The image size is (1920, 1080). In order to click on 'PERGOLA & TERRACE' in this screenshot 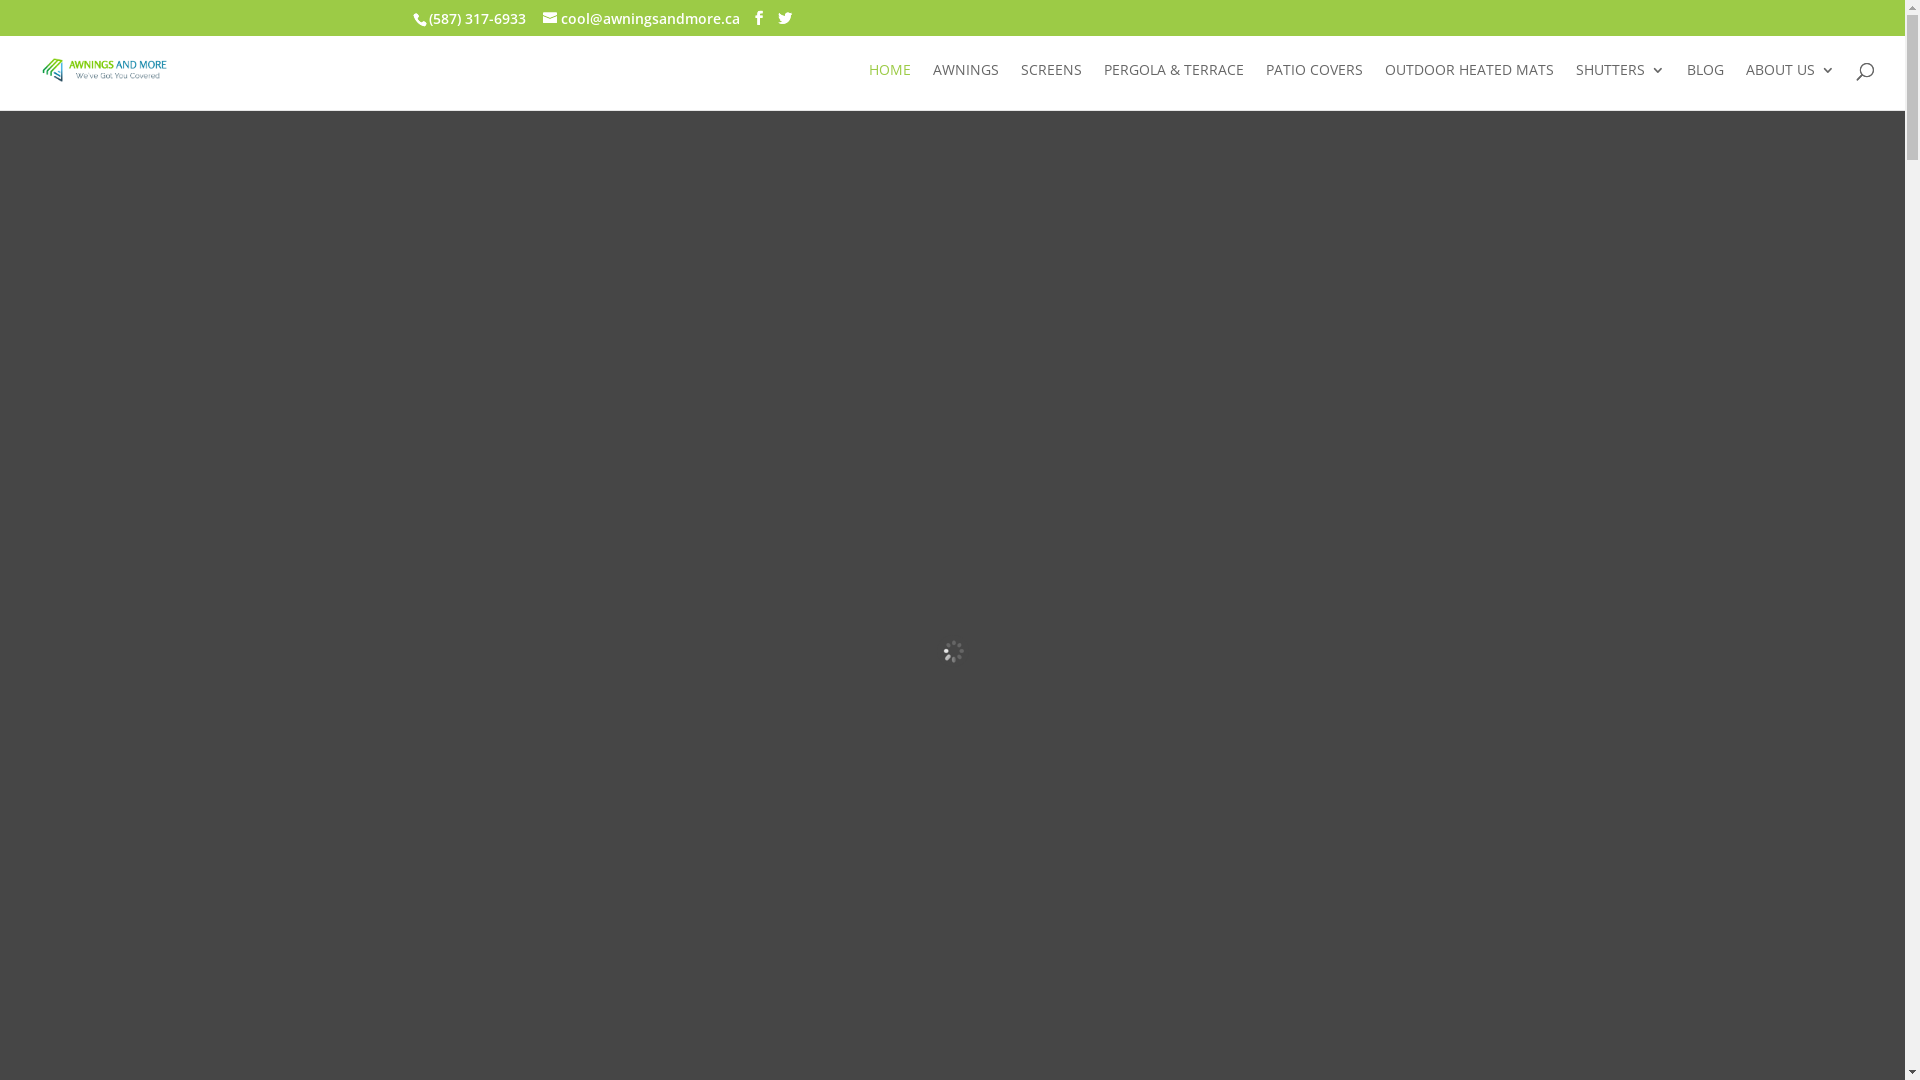, I will do `click(1174, 85)`.